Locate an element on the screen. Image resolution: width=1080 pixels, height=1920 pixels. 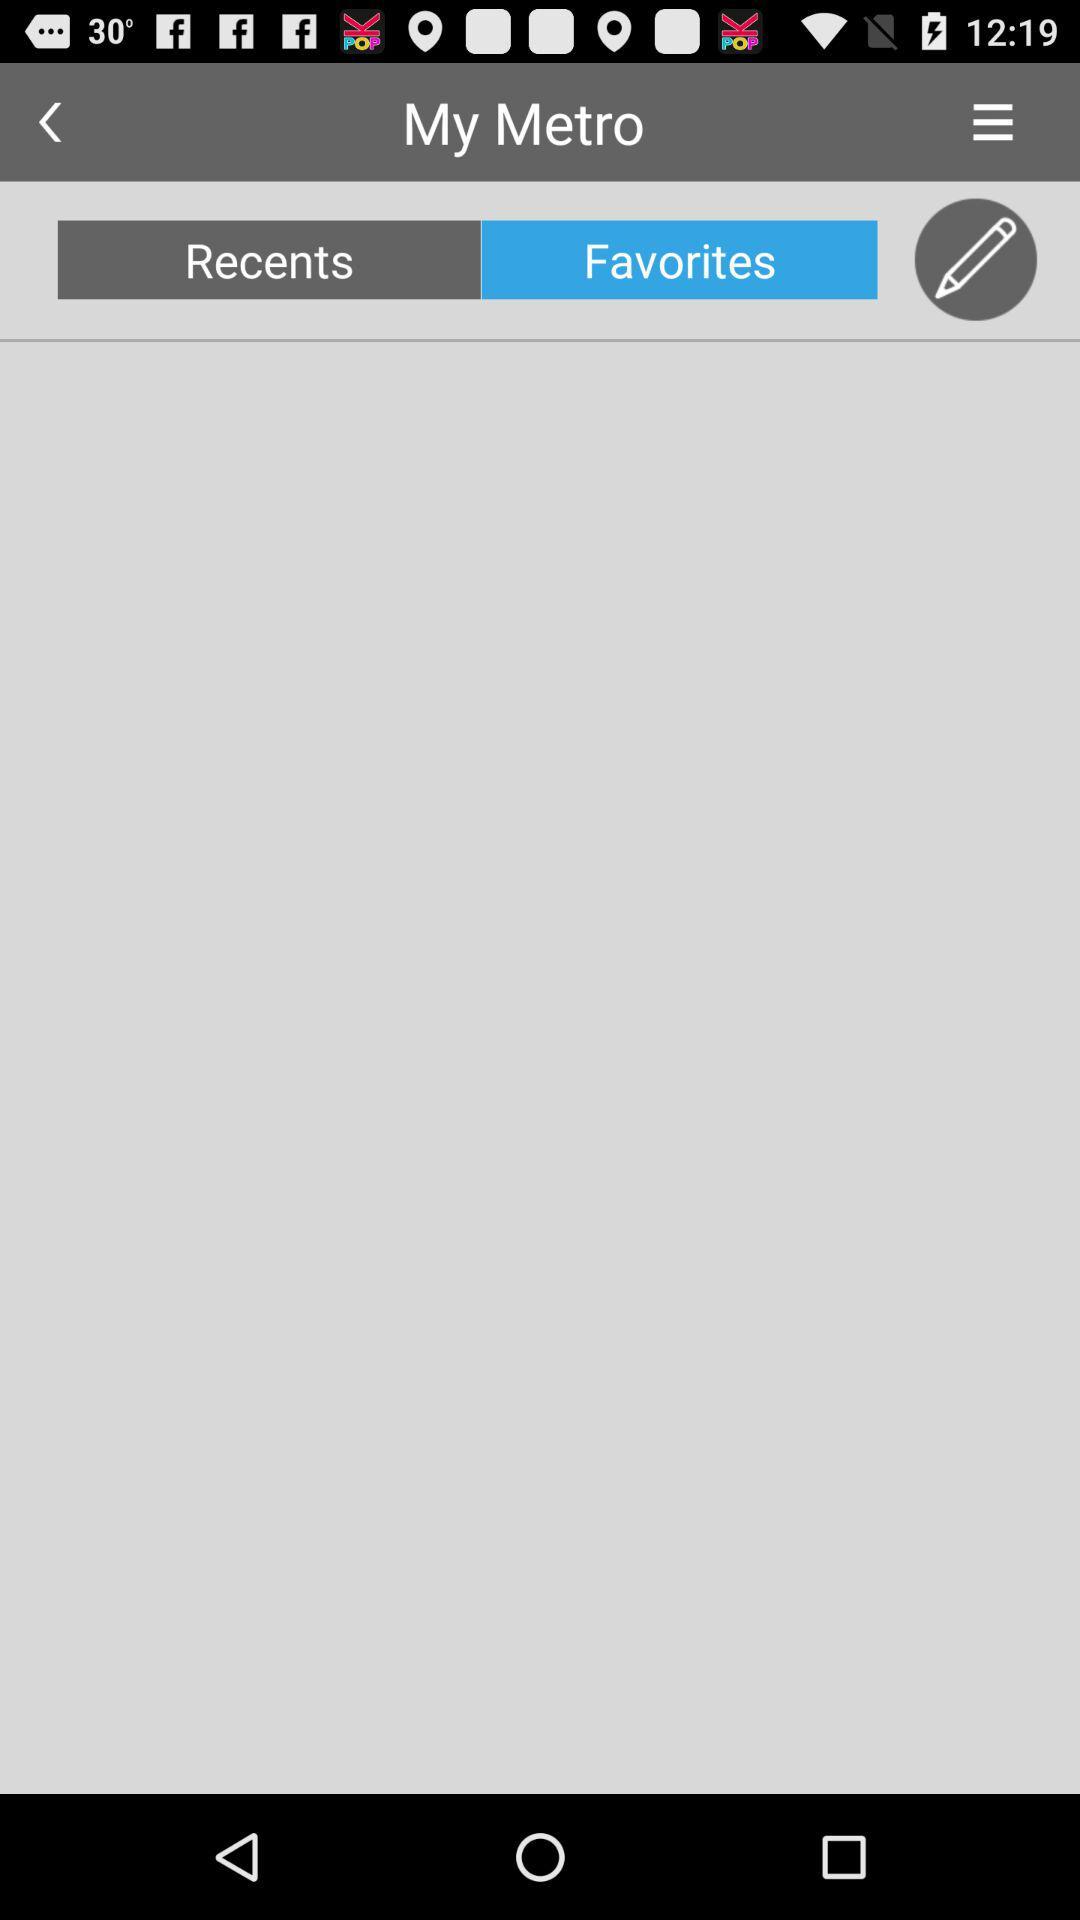
recents icon is located at coordinates (268, 258).